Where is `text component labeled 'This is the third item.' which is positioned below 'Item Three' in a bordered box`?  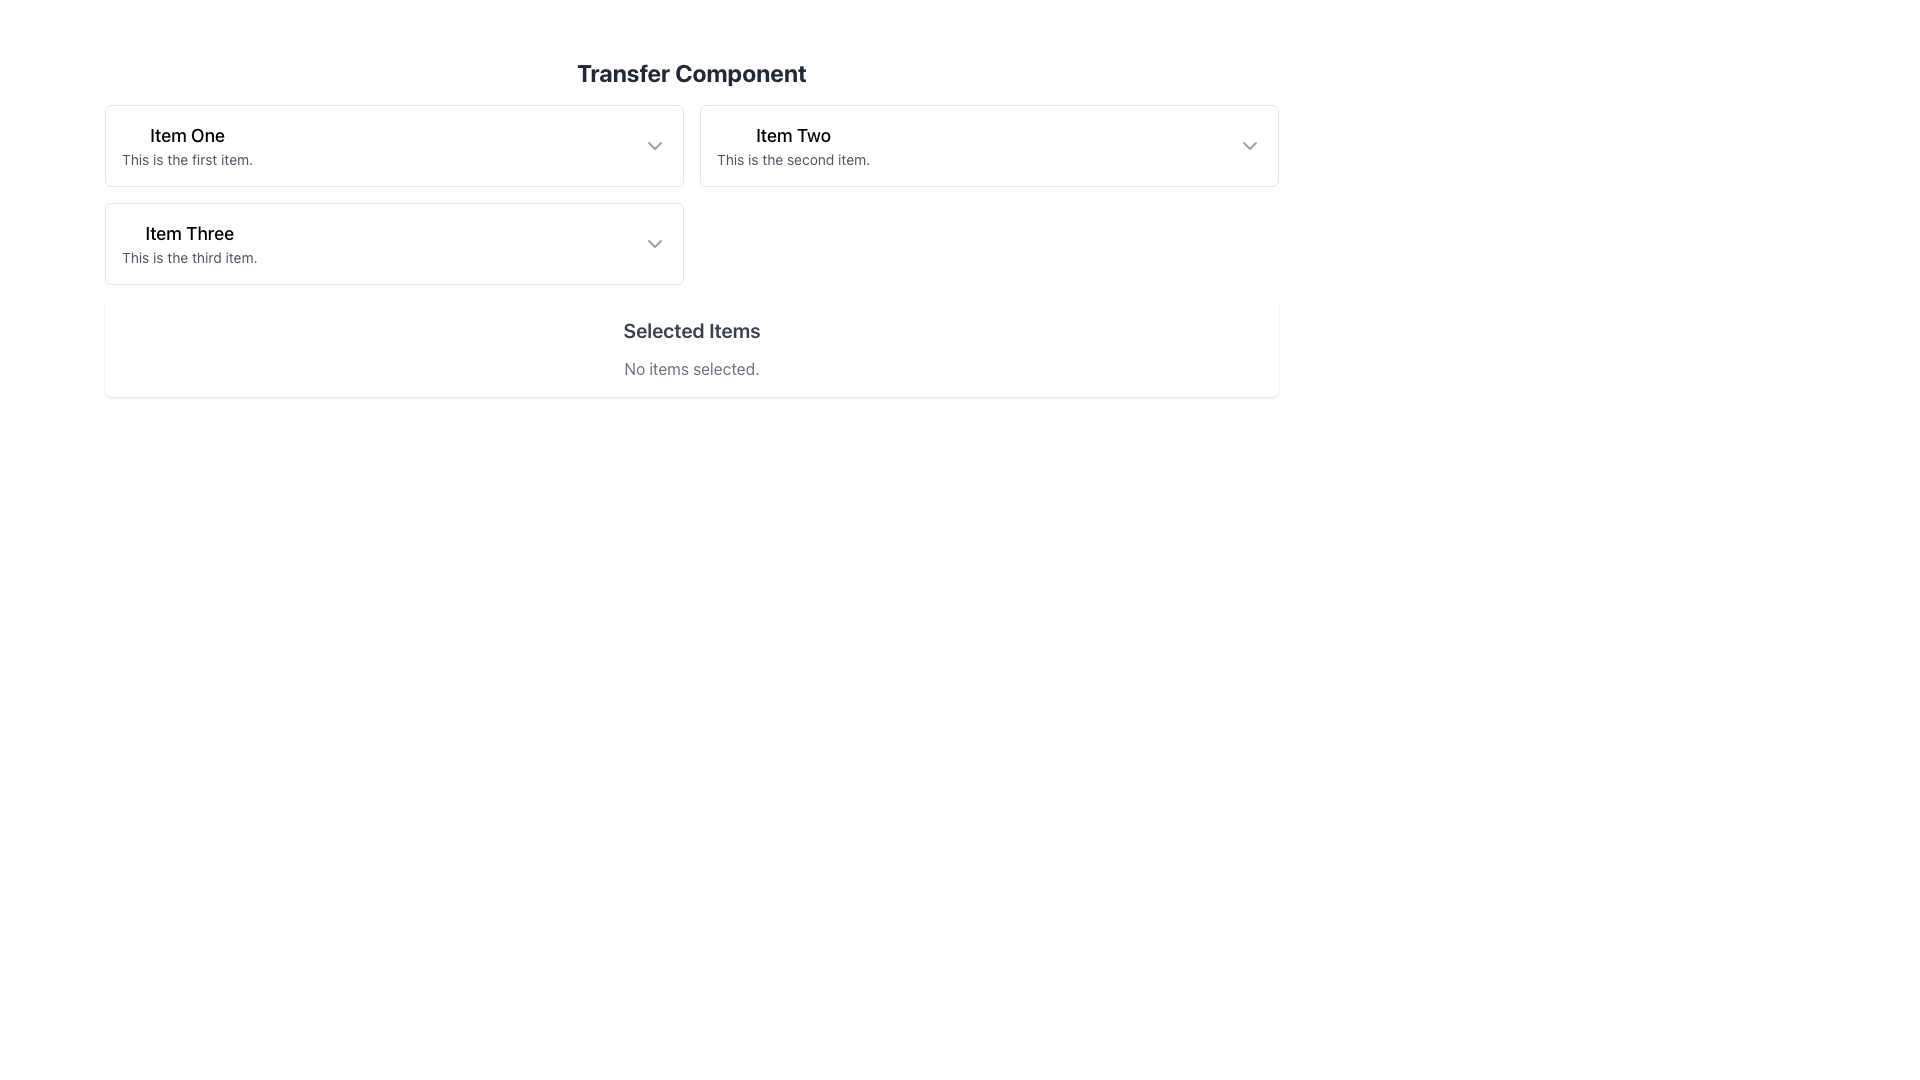 text component labeled 'This is the third item.' which is positioned below 'Item Three' in a bordered box is located at coordinates (189, 257).